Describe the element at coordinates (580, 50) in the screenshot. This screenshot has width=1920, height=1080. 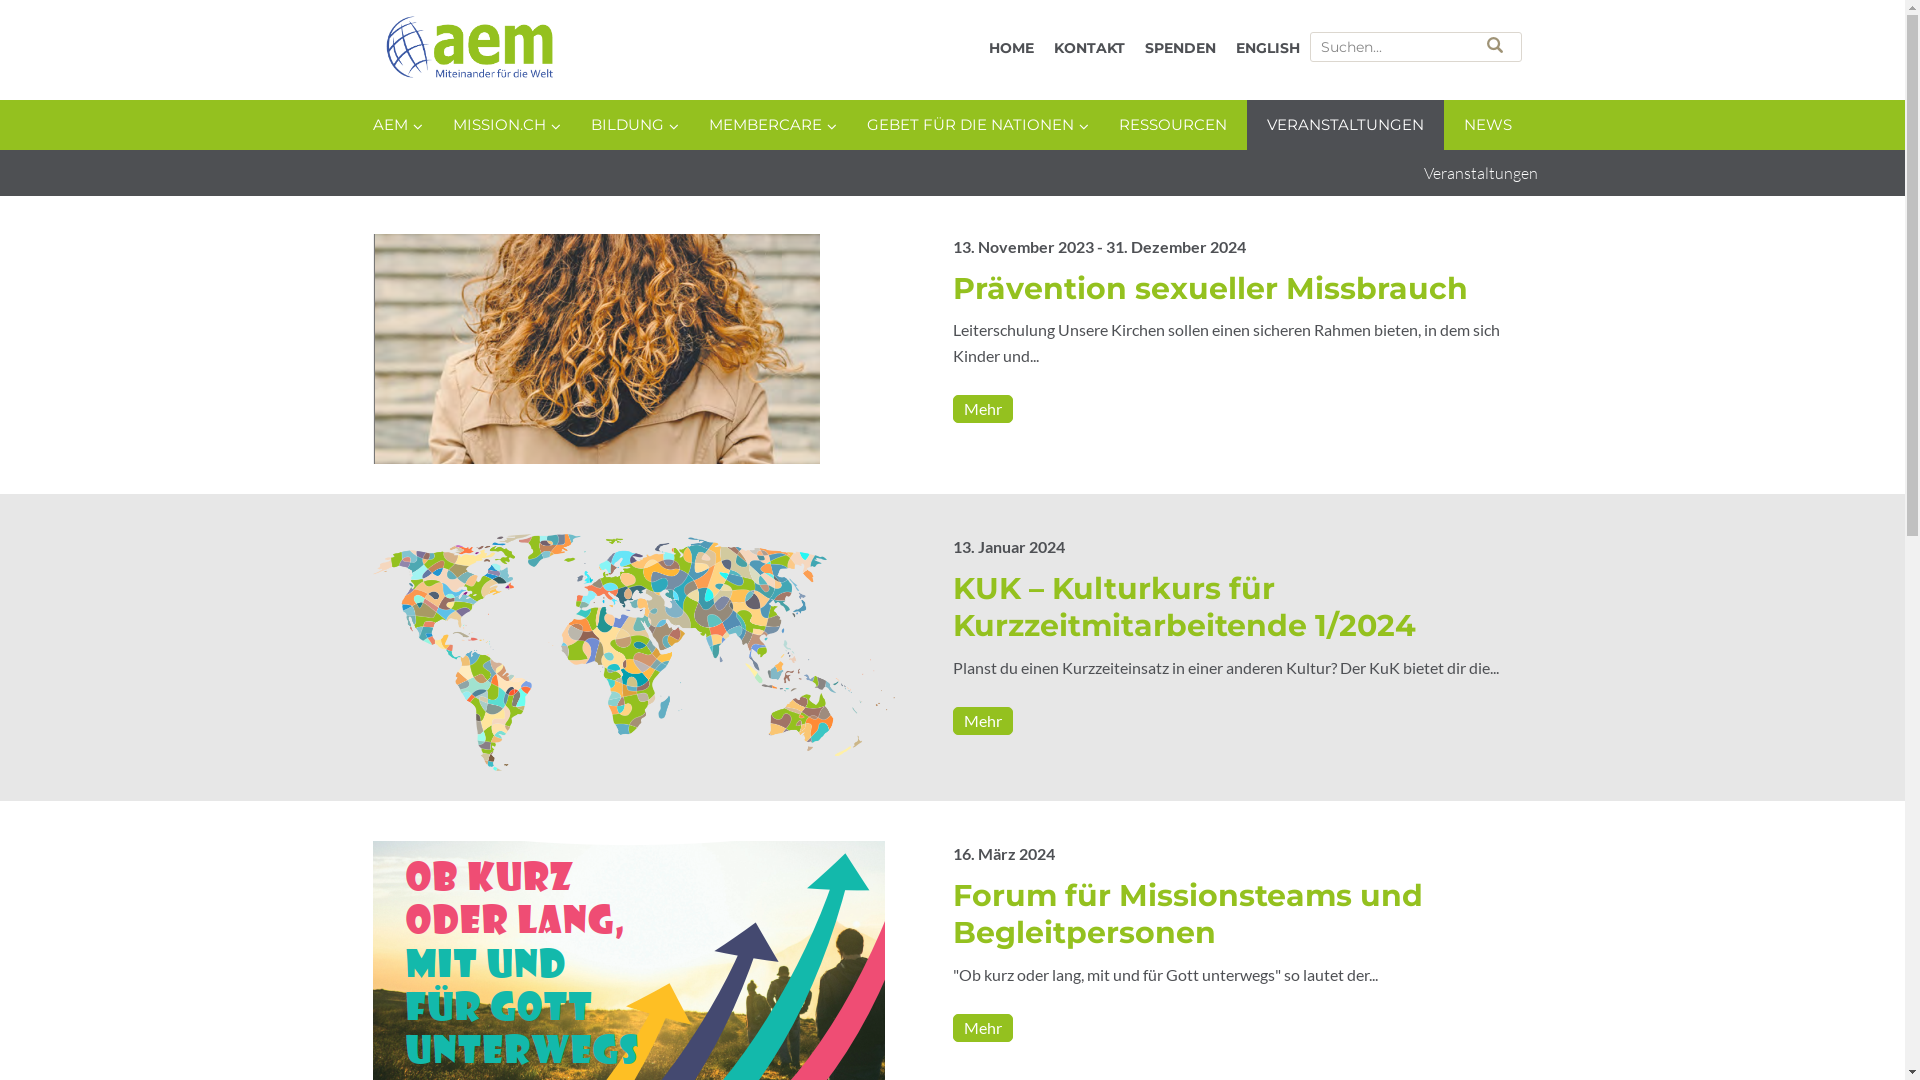
I see `'AEM'` at that location.